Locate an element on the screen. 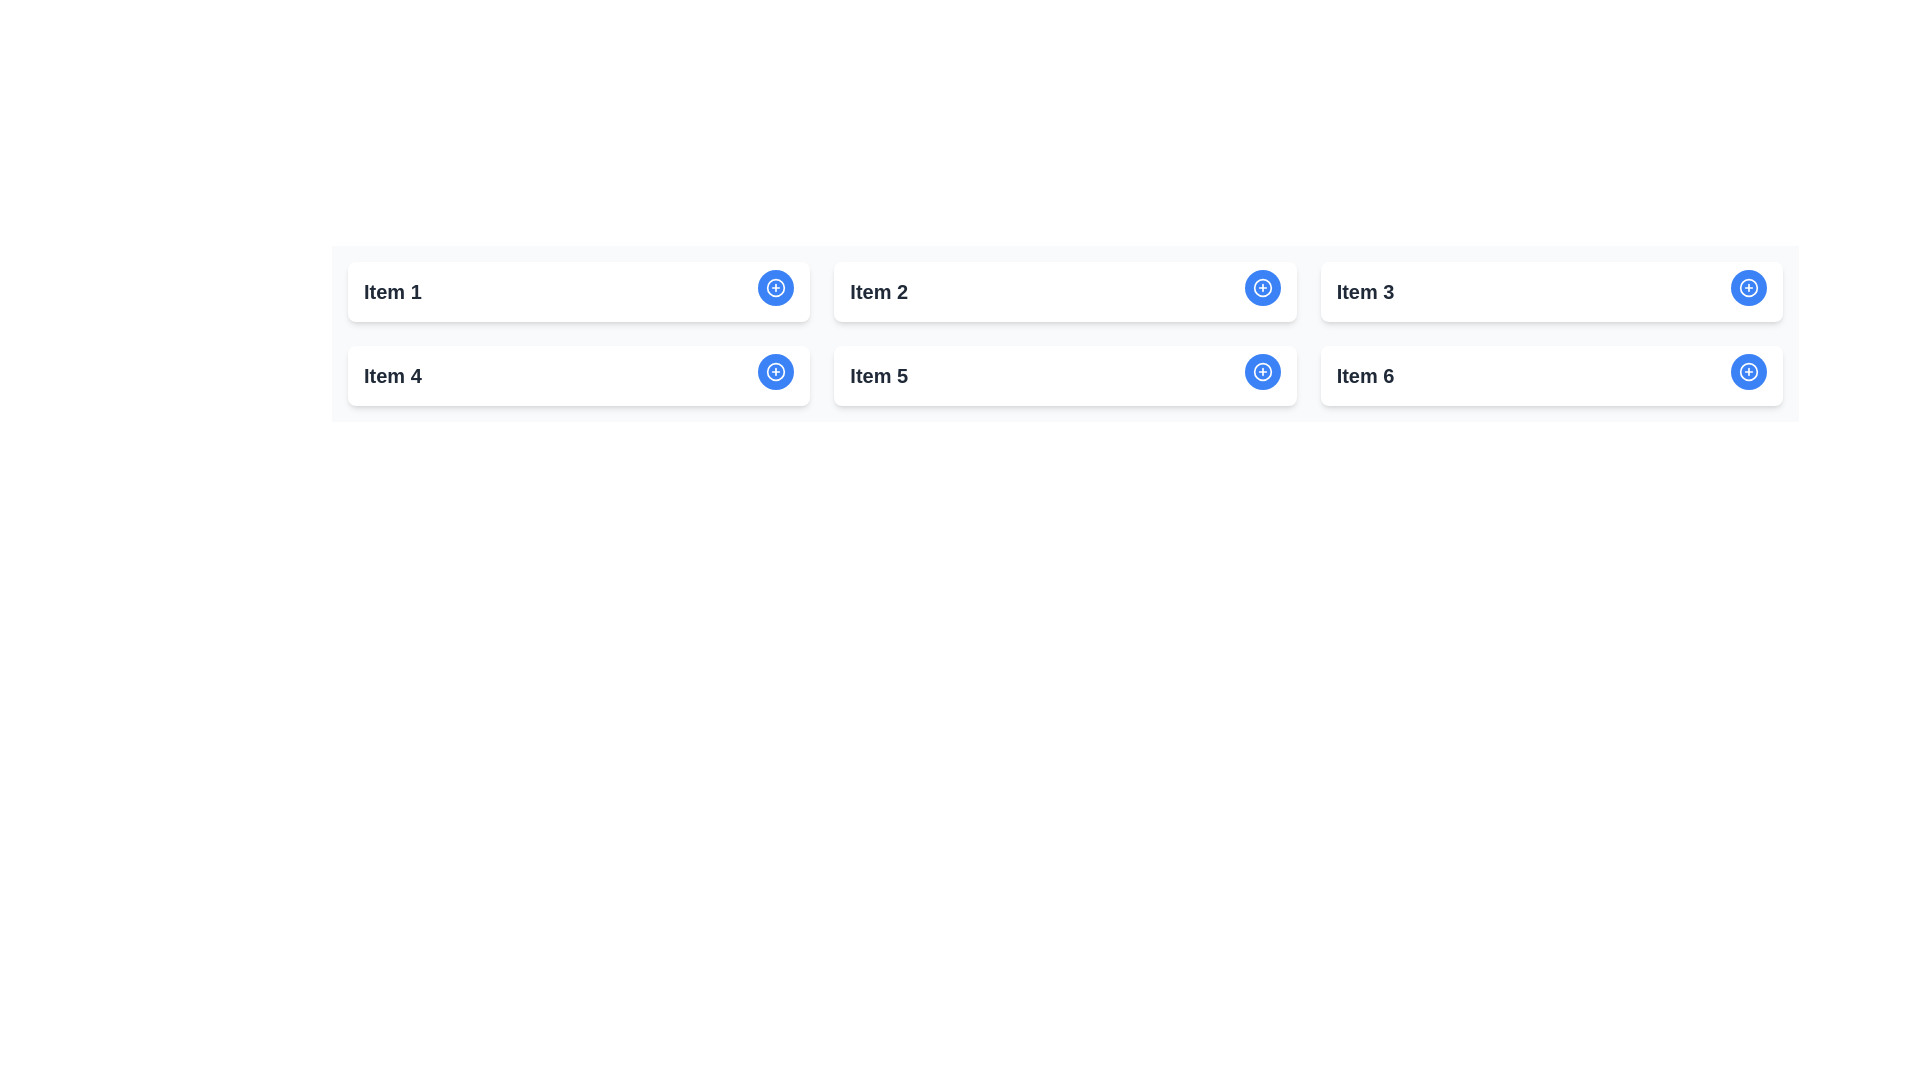 This screenshot has width=1920, height=1080. the button with an icon located at the bottom-right corner of 'Item 2' card for visual feedback is located at coordinates (1261, 288).